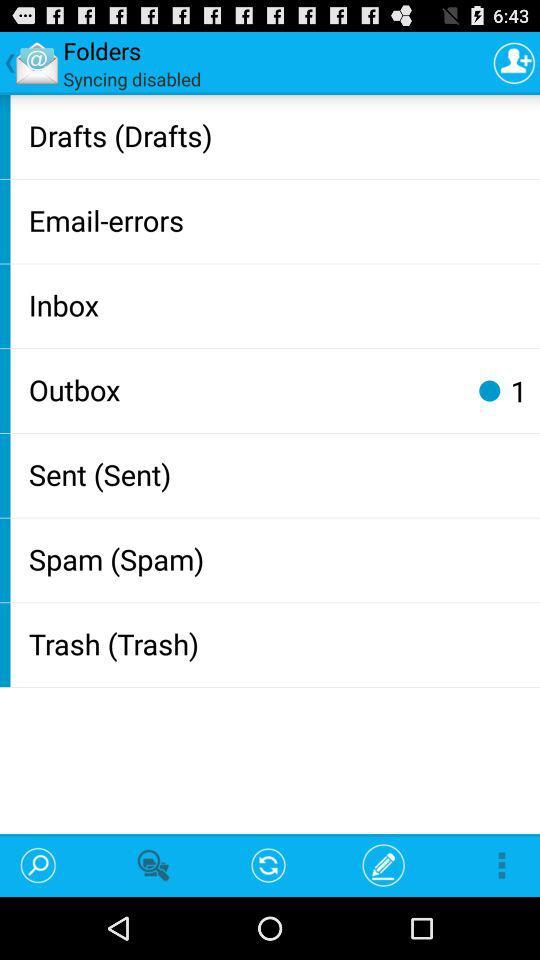 This screenshot has height=960, width=540. I want to click on the app above the sent (sent) icon, so click(518, 389).